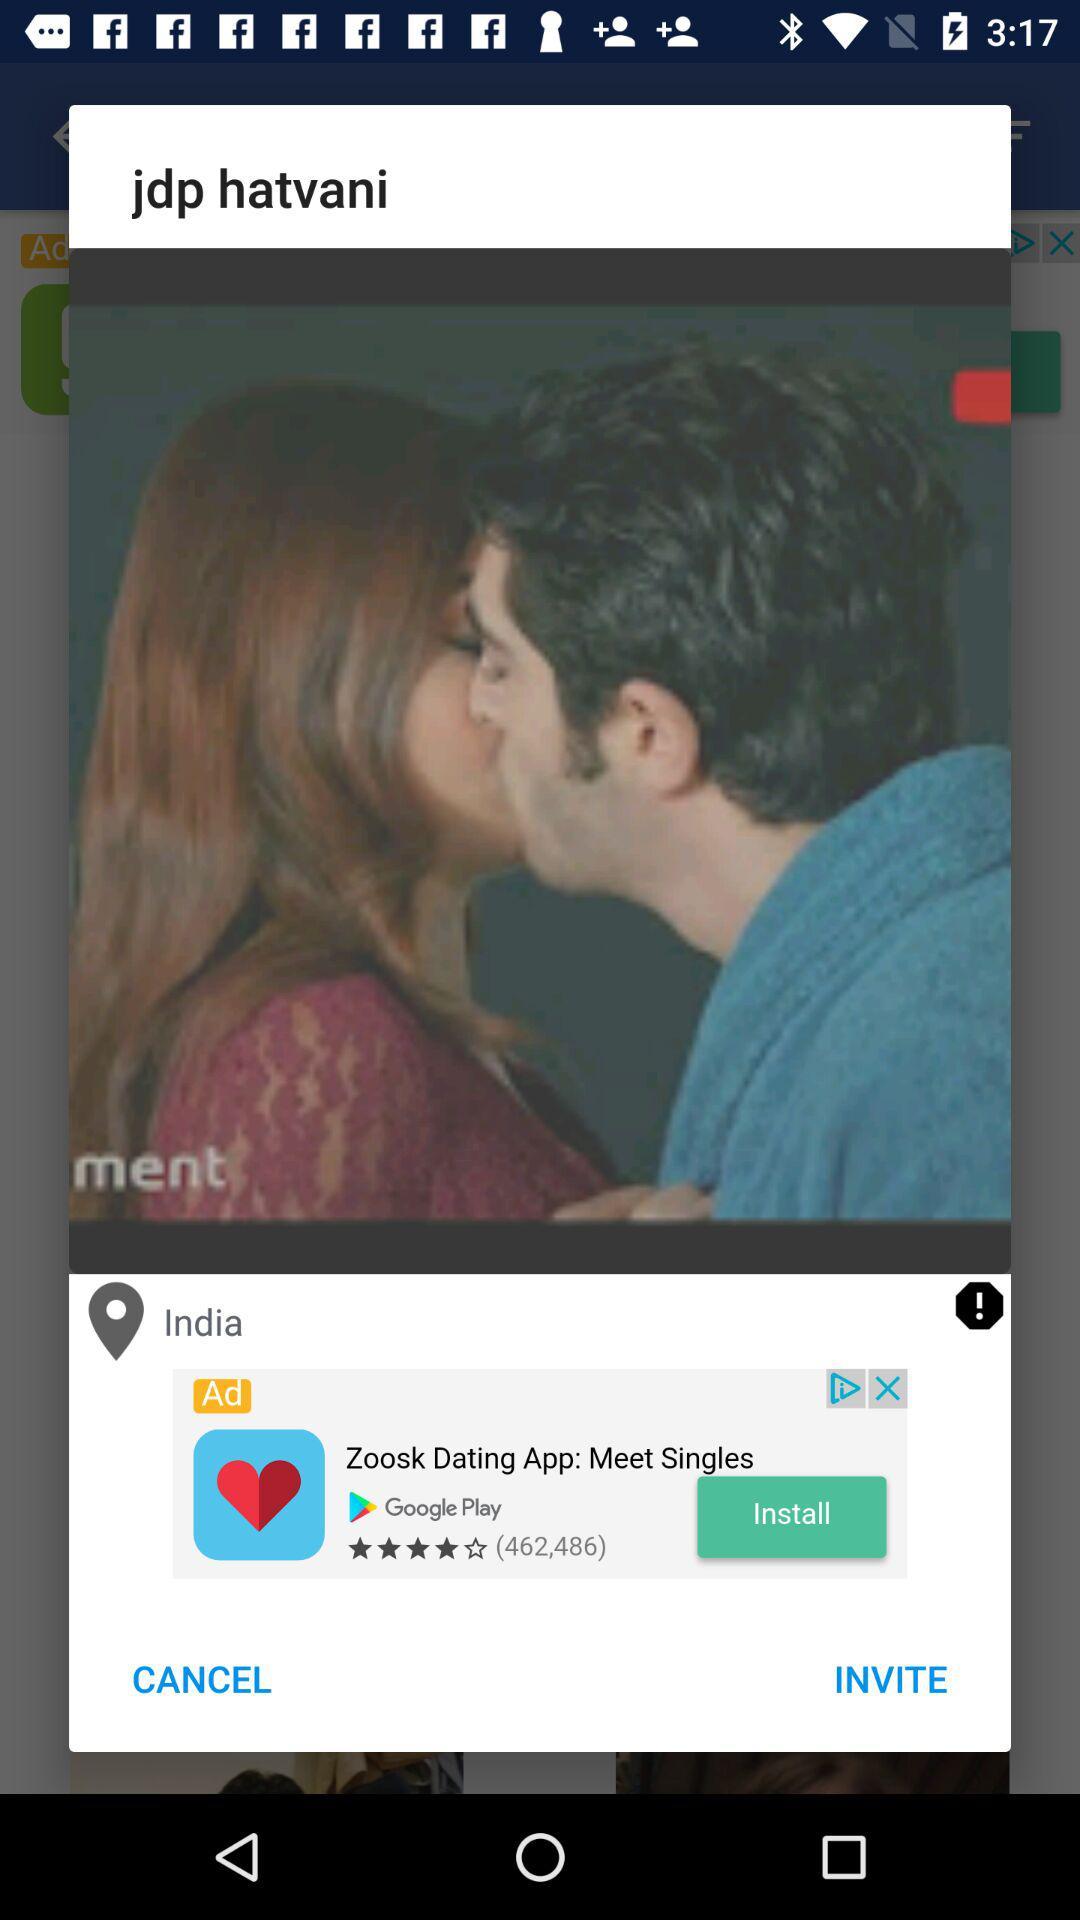 Image resolution: width=1080 pixels, height=1920 pixels. I want to click on advertisement link, so click(540, 1473).